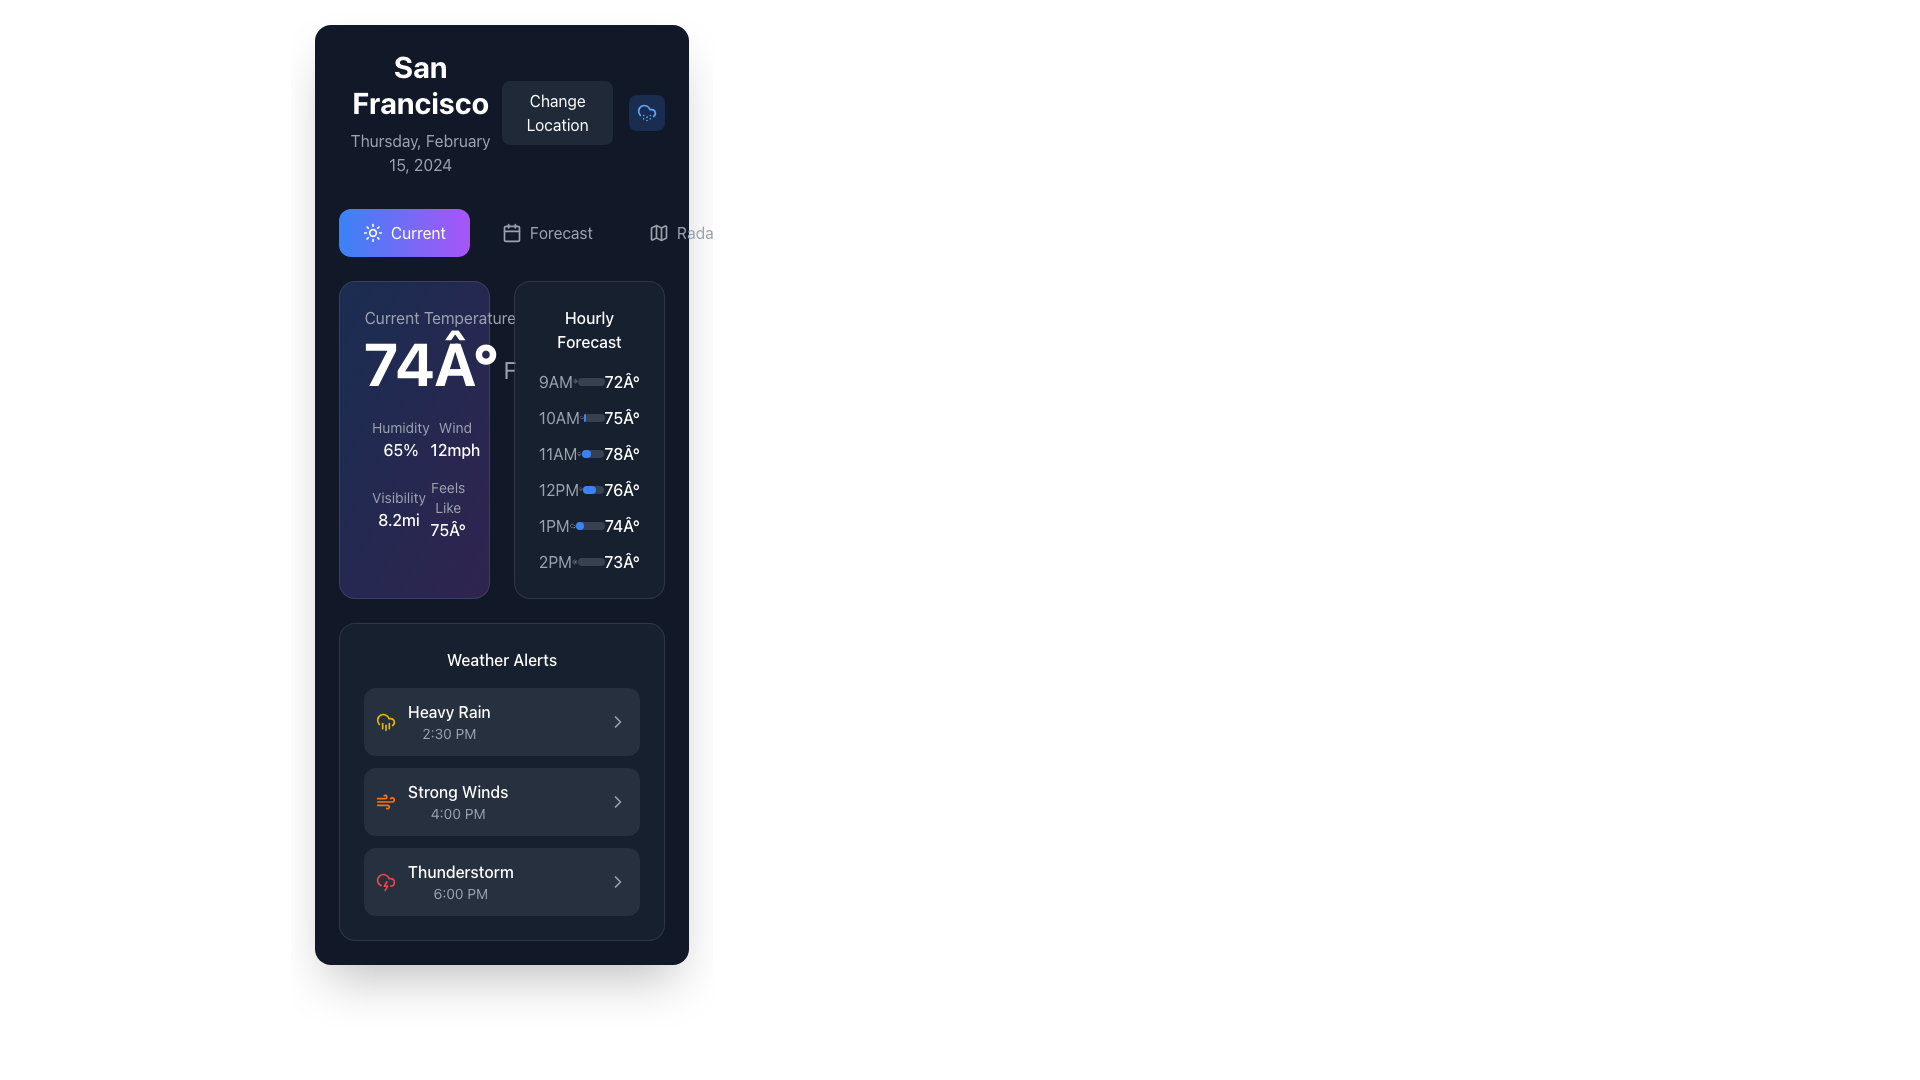  What do you see at coordinates (554, 524) in the screenshot?
I see `the Label or Text Display indicating the 1PM hour in the 'Hourly Forecast' section, located between the '12PM' and '2PM' labels` at bounding box center [554, 524].